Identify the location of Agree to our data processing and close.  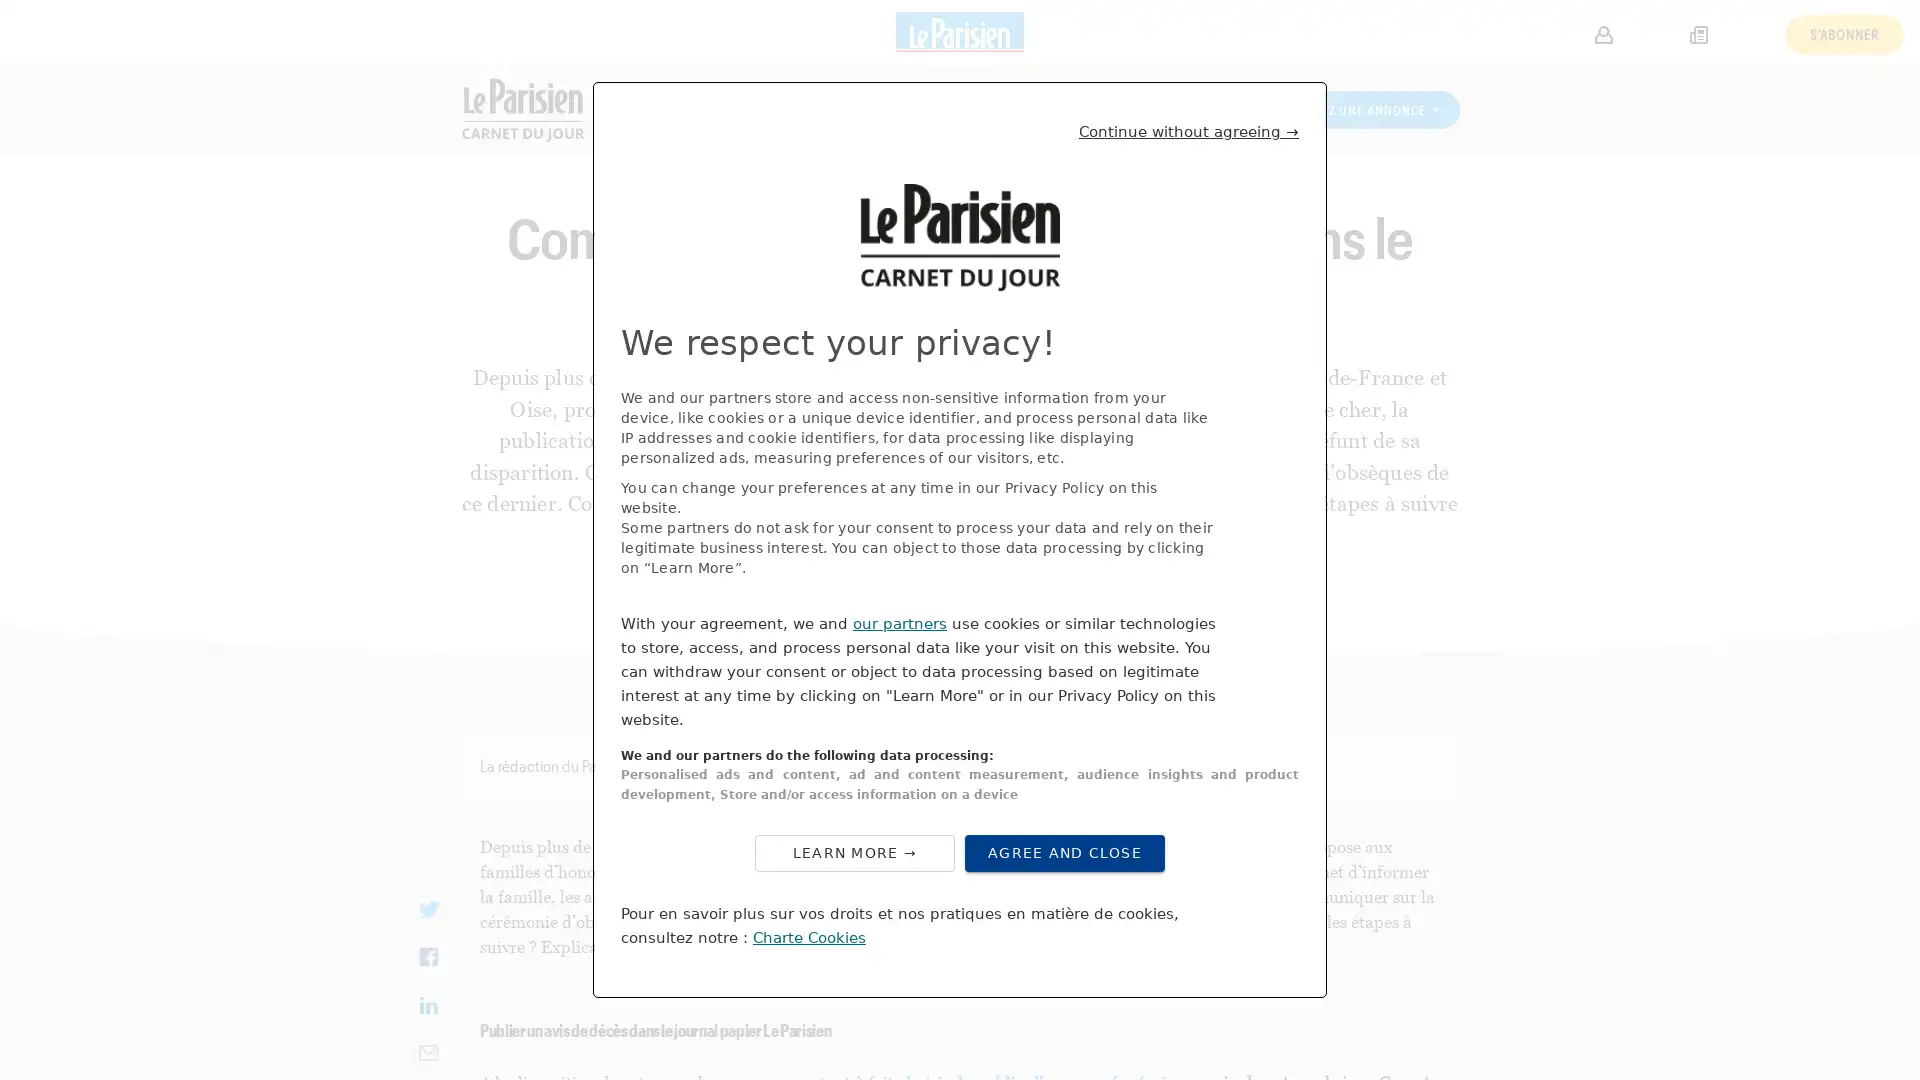
(1064, 852).